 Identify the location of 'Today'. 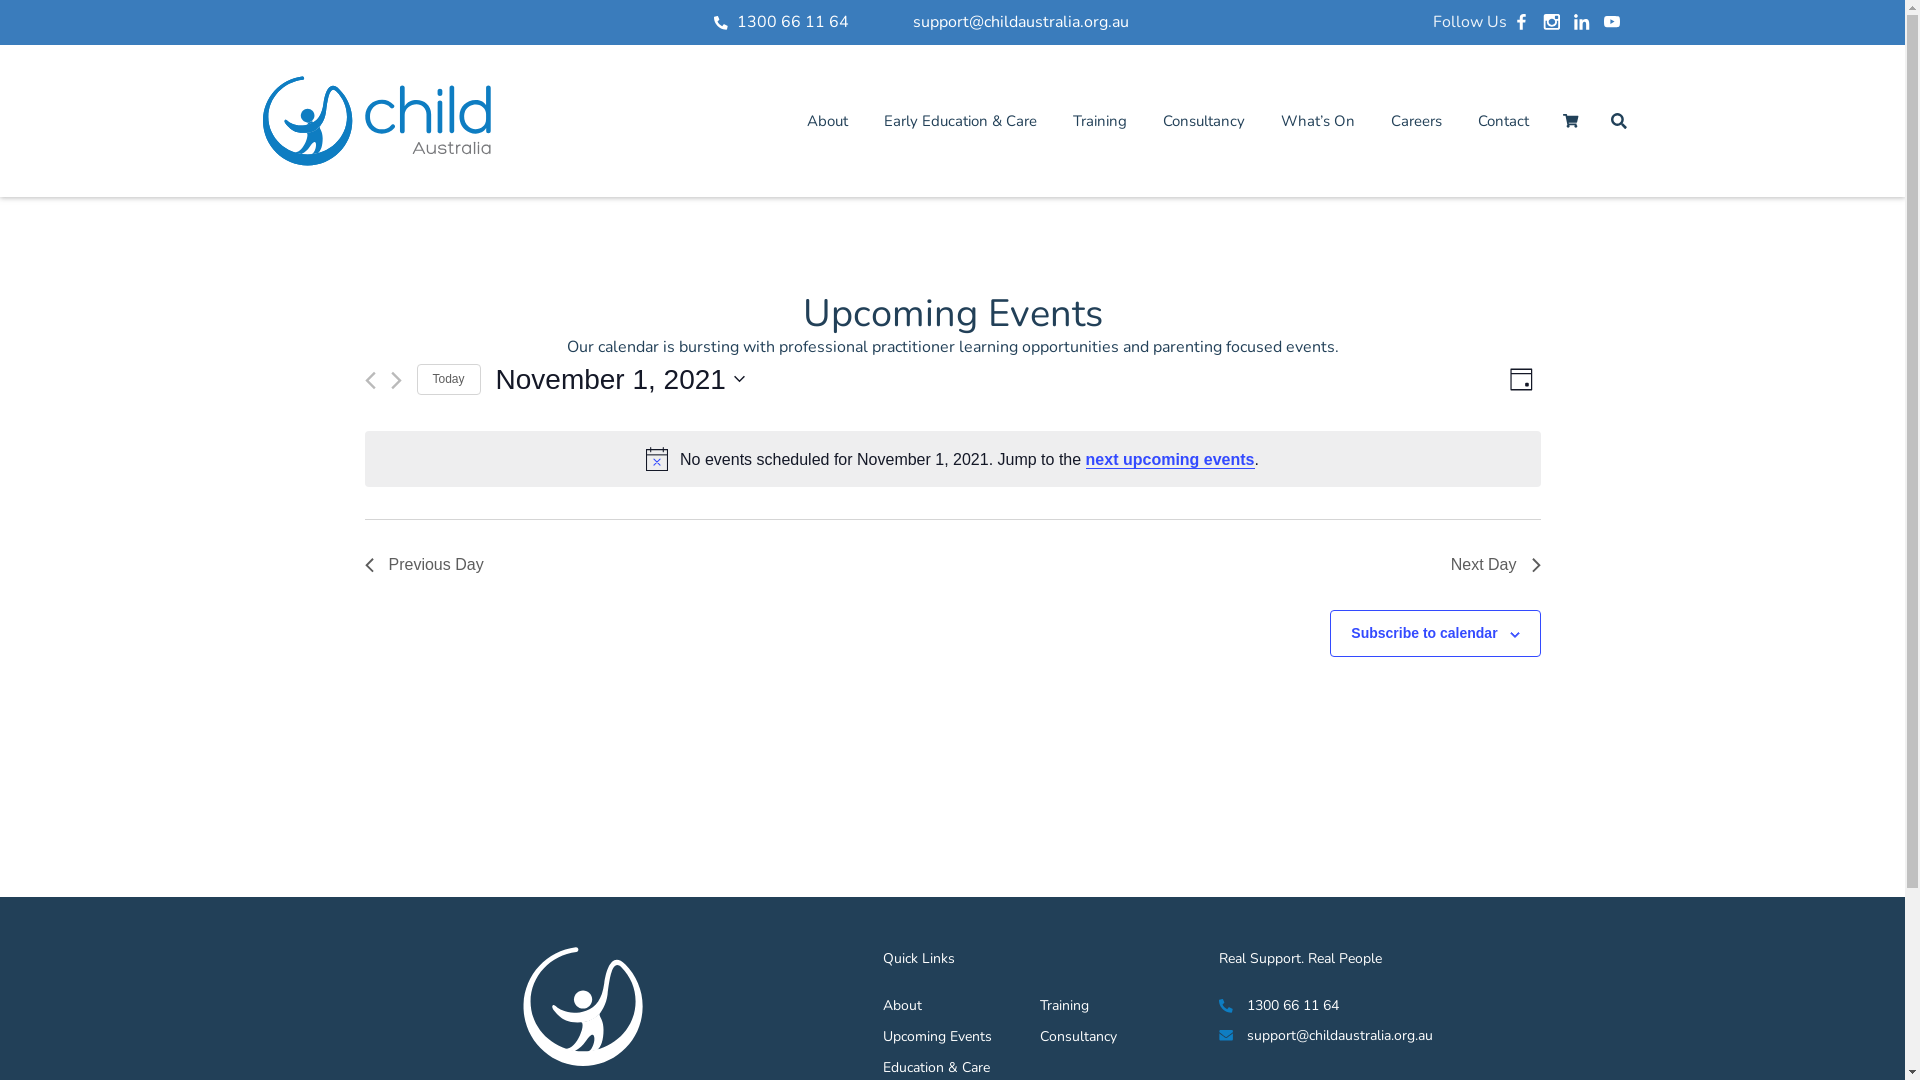
(446, 379).